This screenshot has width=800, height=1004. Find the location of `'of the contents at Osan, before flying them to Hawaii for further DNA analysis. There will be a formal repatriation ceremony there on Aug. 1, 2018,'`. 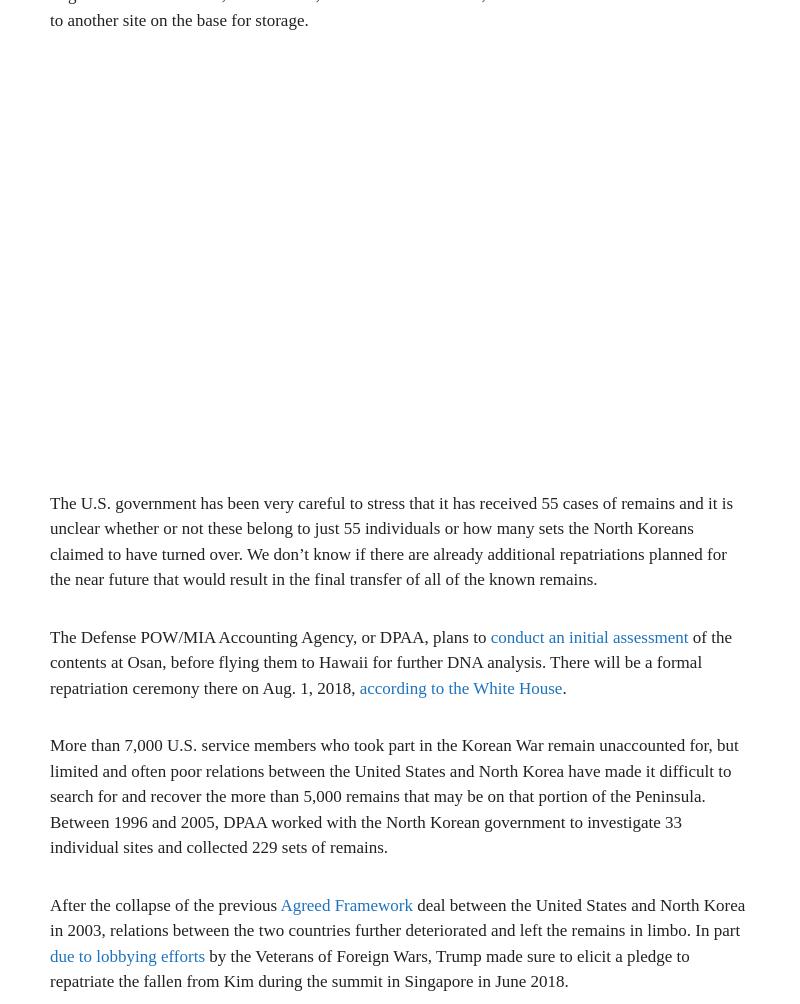

'of the contents at Osan, before flying them to Hawaii for further DNA analysis. There will be a formal repatriation ceremony there on Aug. 1, 2018,' is located at coordinates (49, 661).